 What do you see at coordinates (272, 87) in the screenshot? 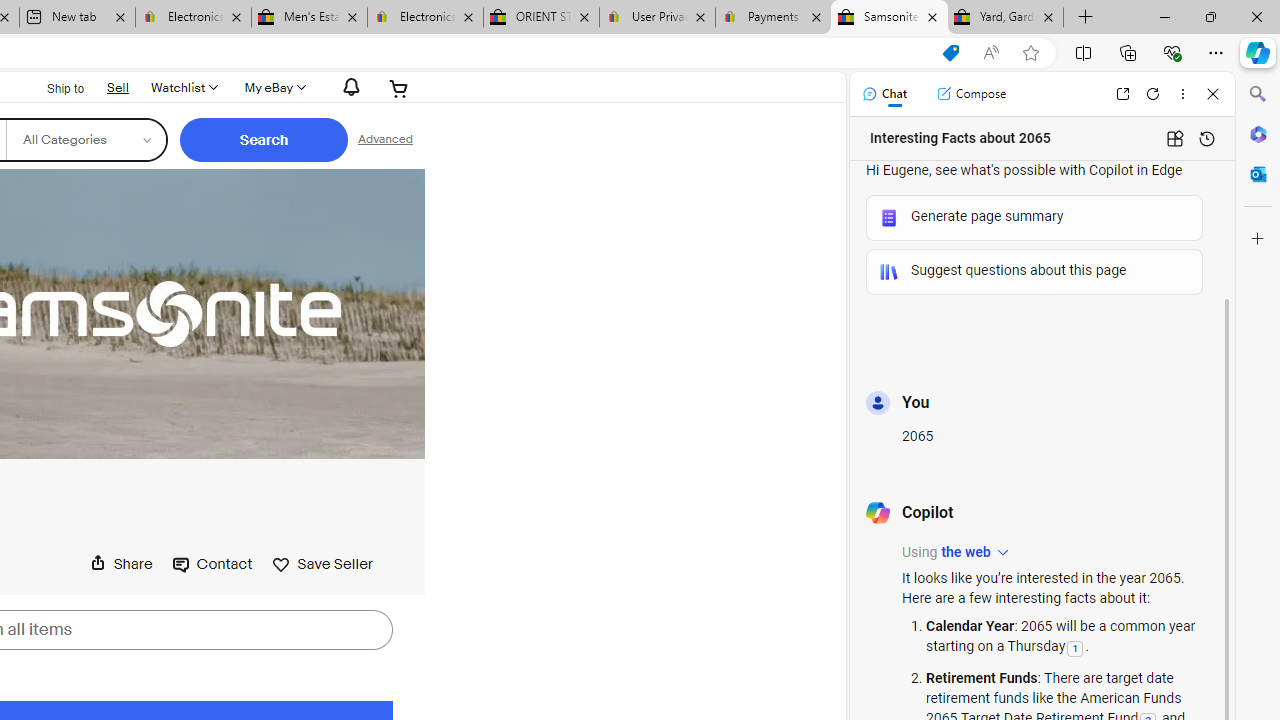
I see `'My eBay'` at bounding box center [272, 87].